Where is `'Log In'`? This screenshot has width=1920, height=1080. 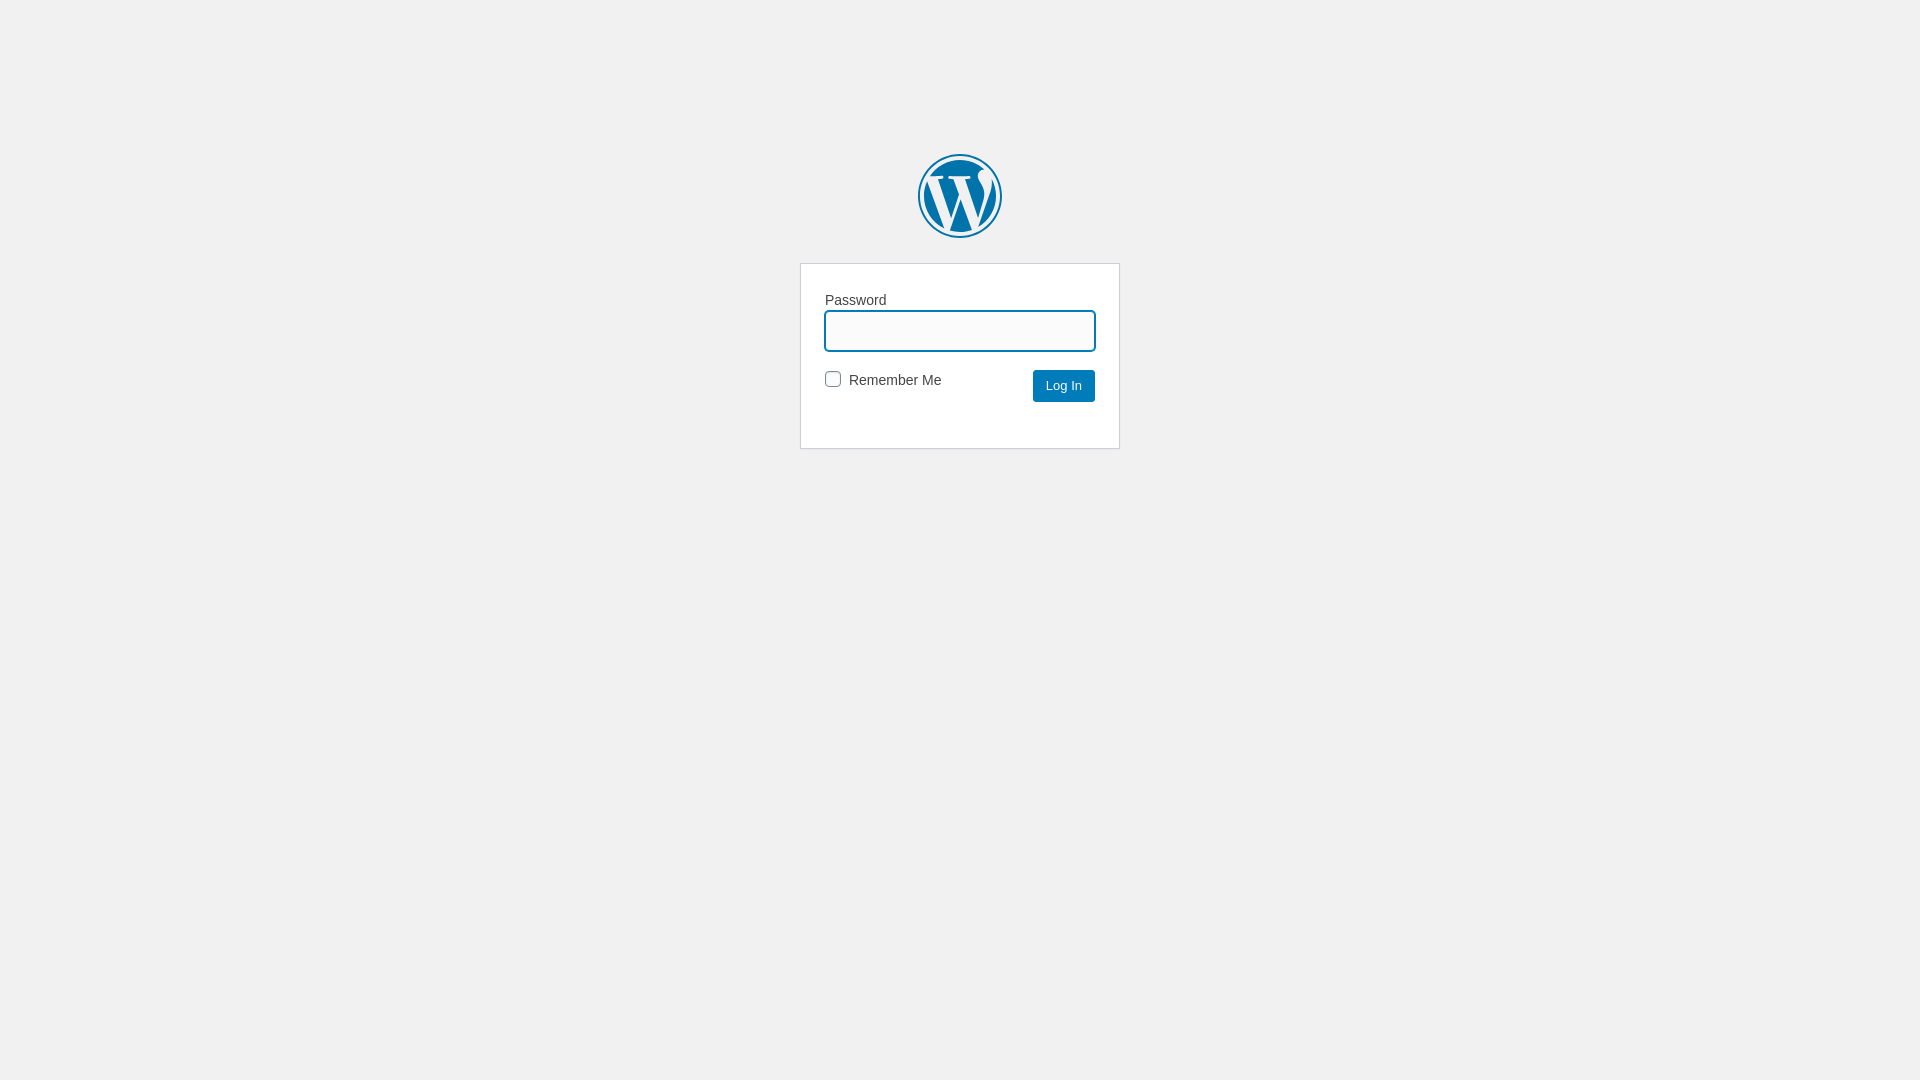
'Log In' is located at coordinates (1032, 385).